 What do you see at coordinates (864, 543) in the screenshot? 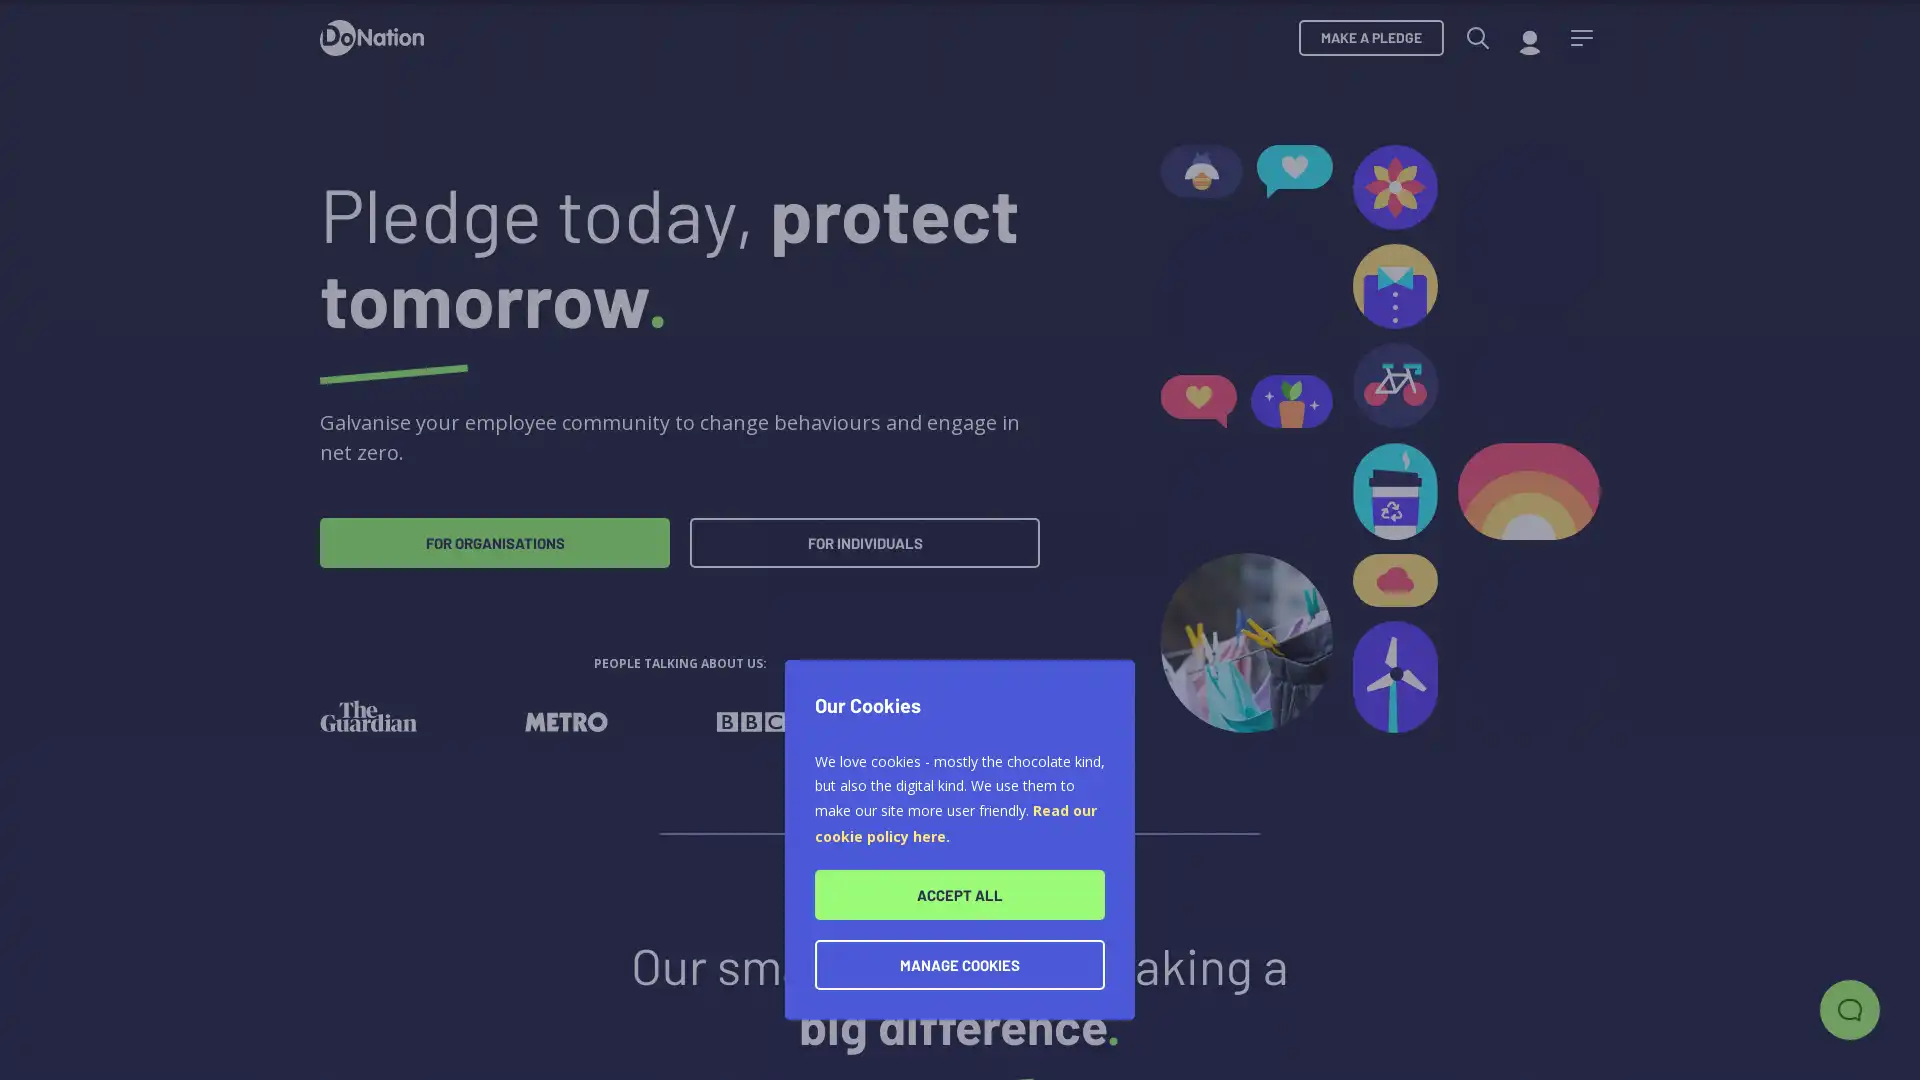
I see `FOR INDIVIDUALS` at bounding box center [864, 543].